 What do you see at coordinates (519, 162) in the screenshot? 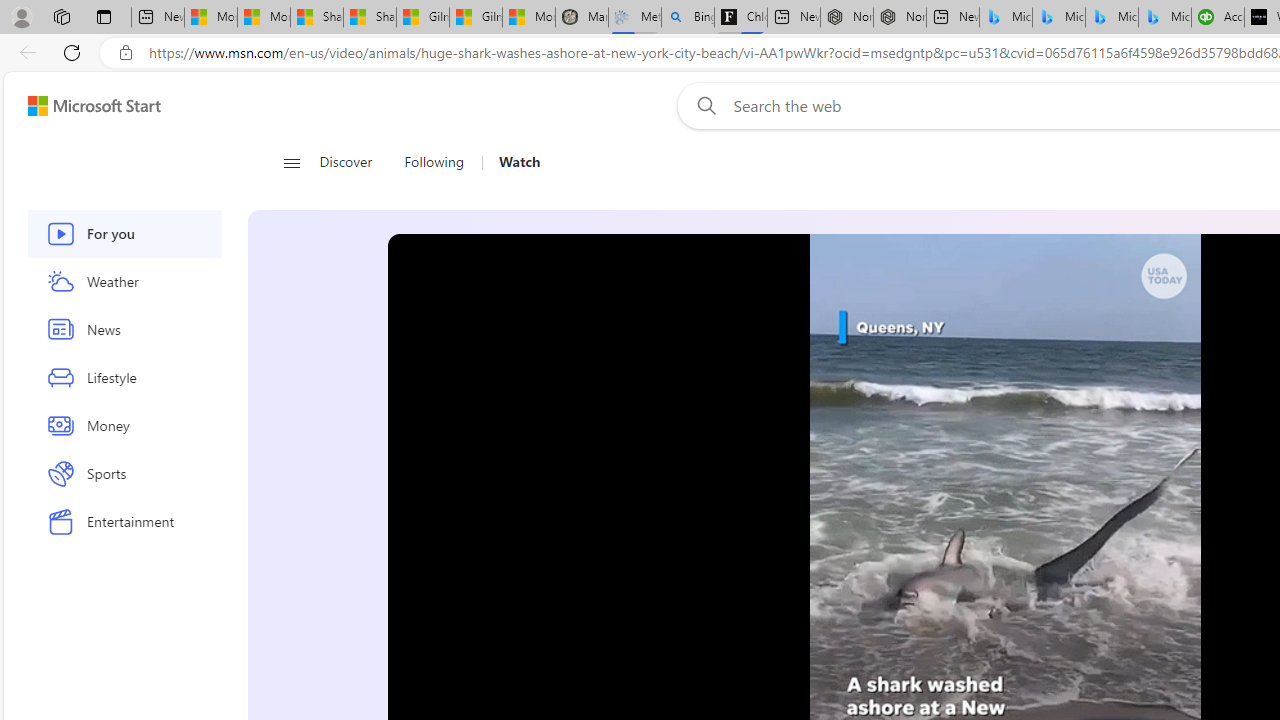
I see `'Watch'` at bounding box center [519, 162].